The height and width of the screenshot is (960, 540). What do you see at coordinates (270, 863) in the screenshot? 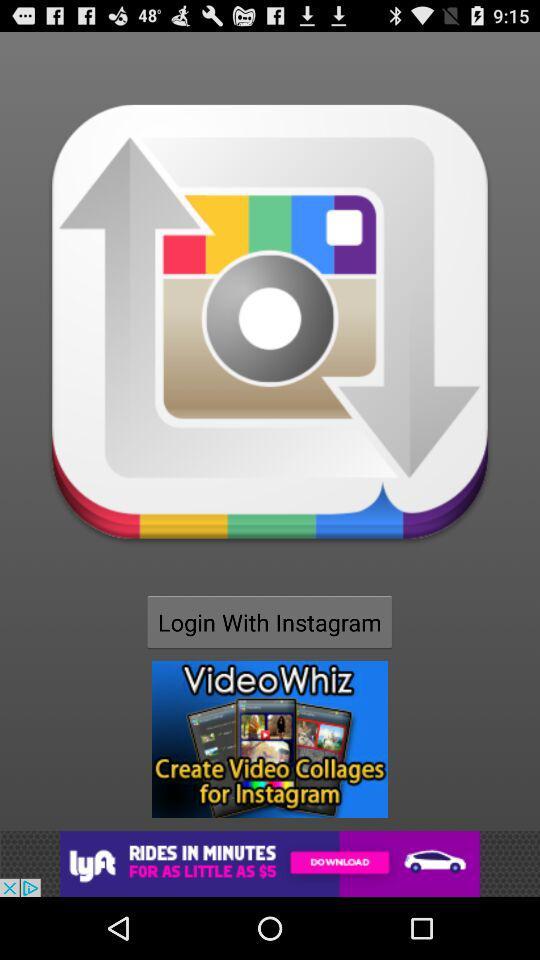
I see `go back` at bounding box center [270, 863].